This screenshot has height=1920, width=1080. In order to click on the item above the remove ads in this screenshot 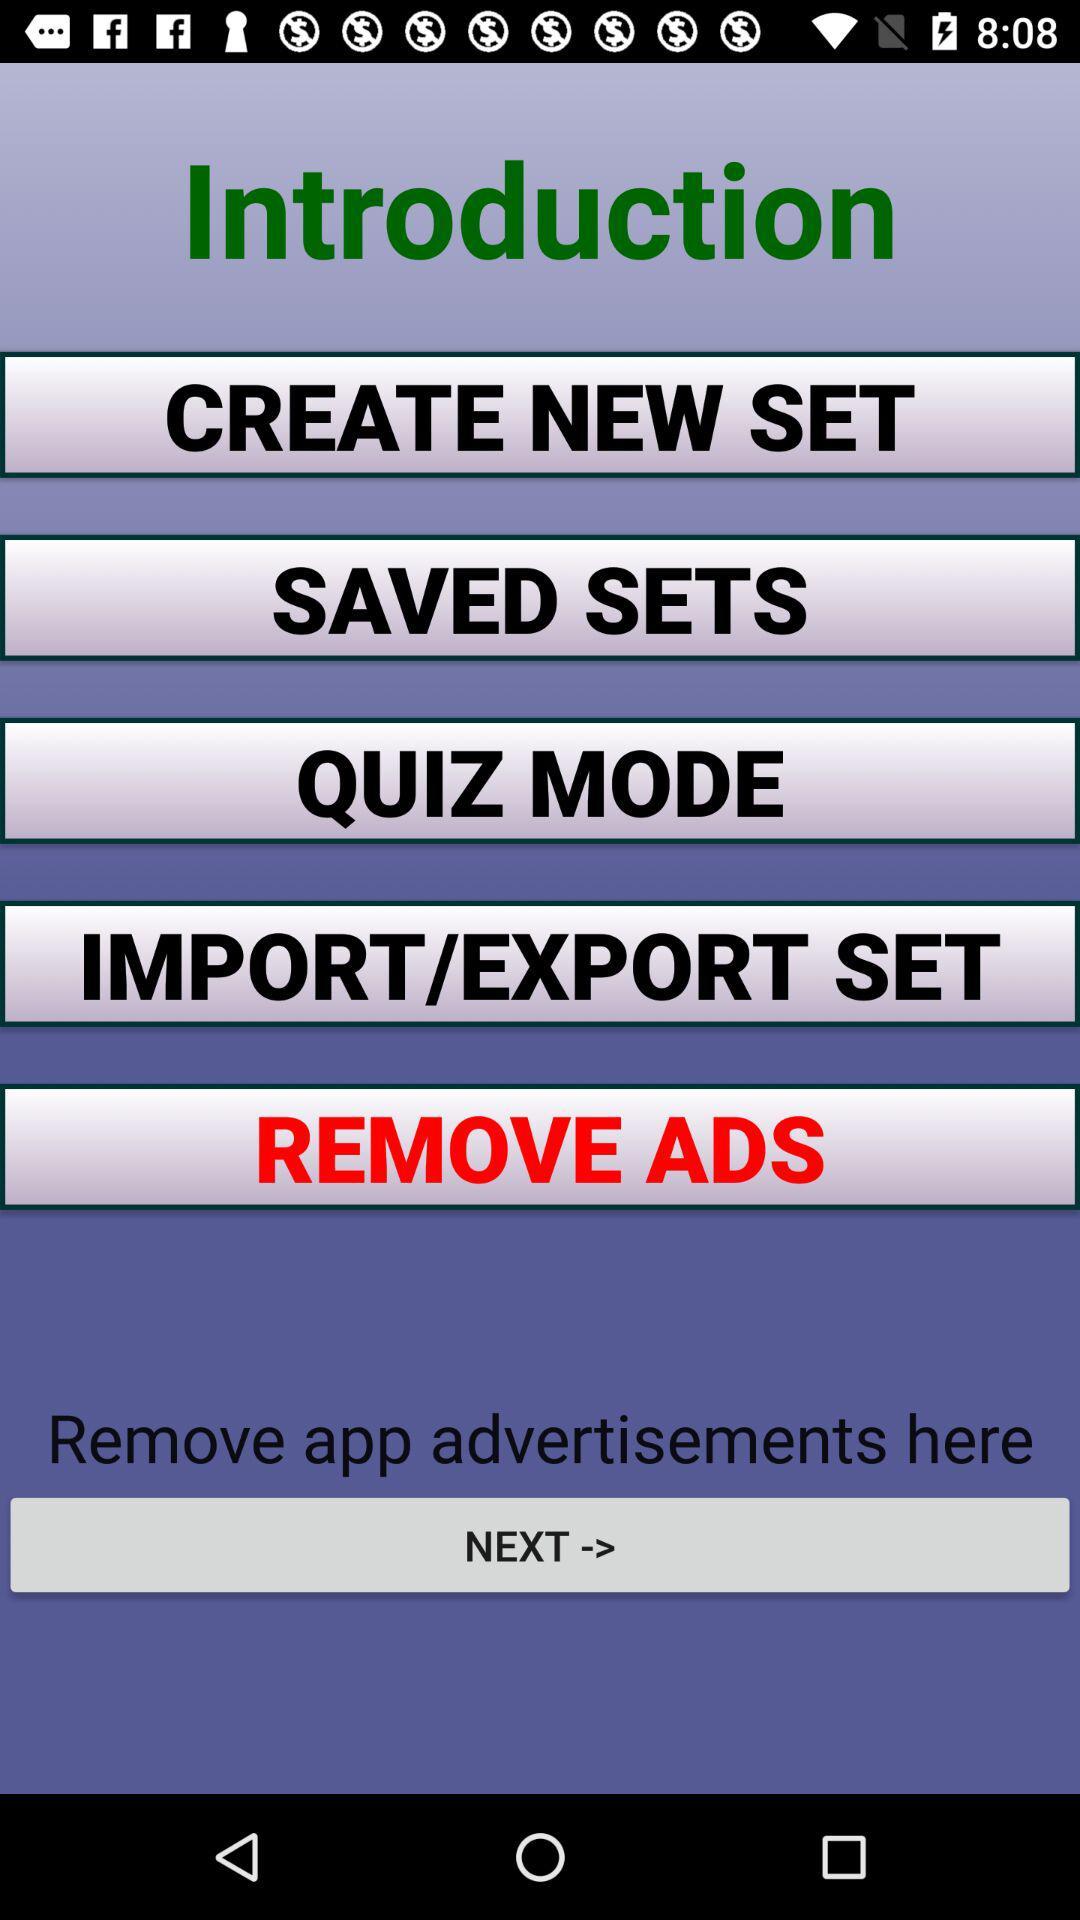, I will do `click(540, 963)`.